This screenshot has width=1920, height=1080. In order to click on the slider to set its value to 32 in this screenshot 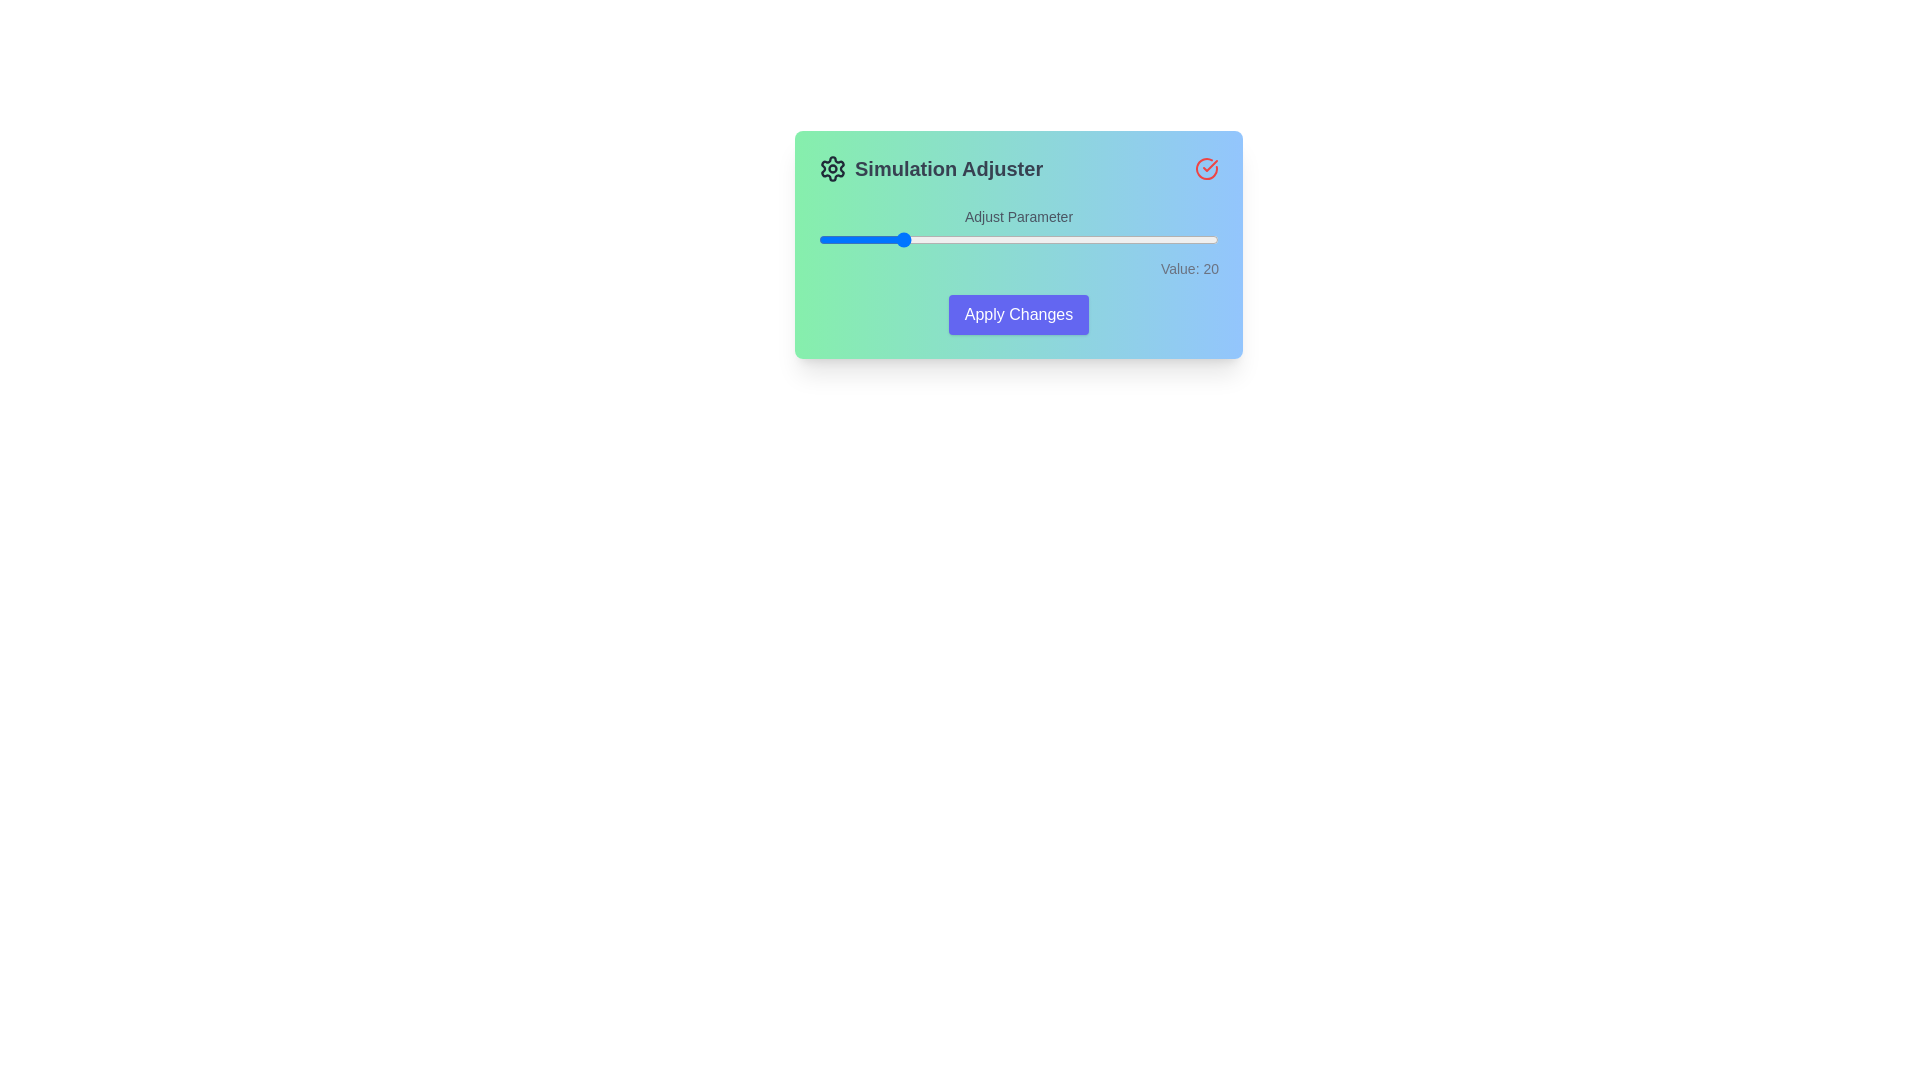, I will do `click(945, 238)`.